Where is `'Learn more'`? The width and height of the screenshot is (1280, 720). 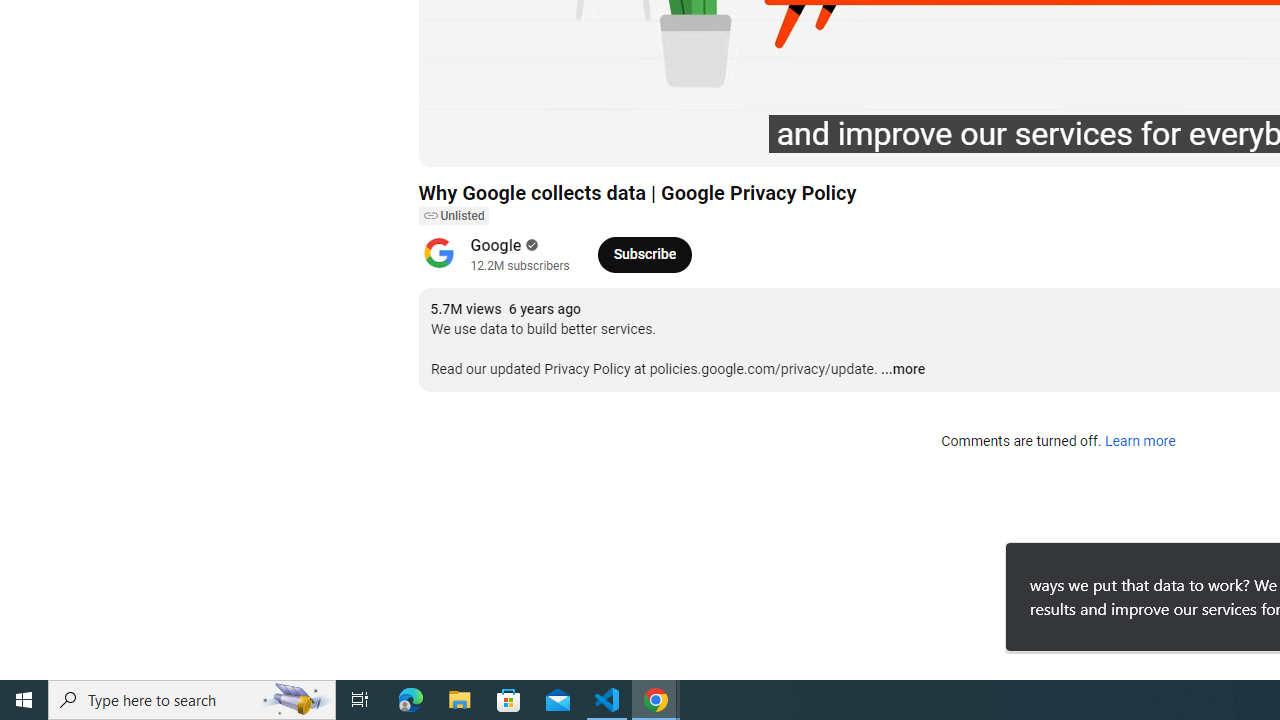 'Learn more' is located at coordinates (1139, 441).